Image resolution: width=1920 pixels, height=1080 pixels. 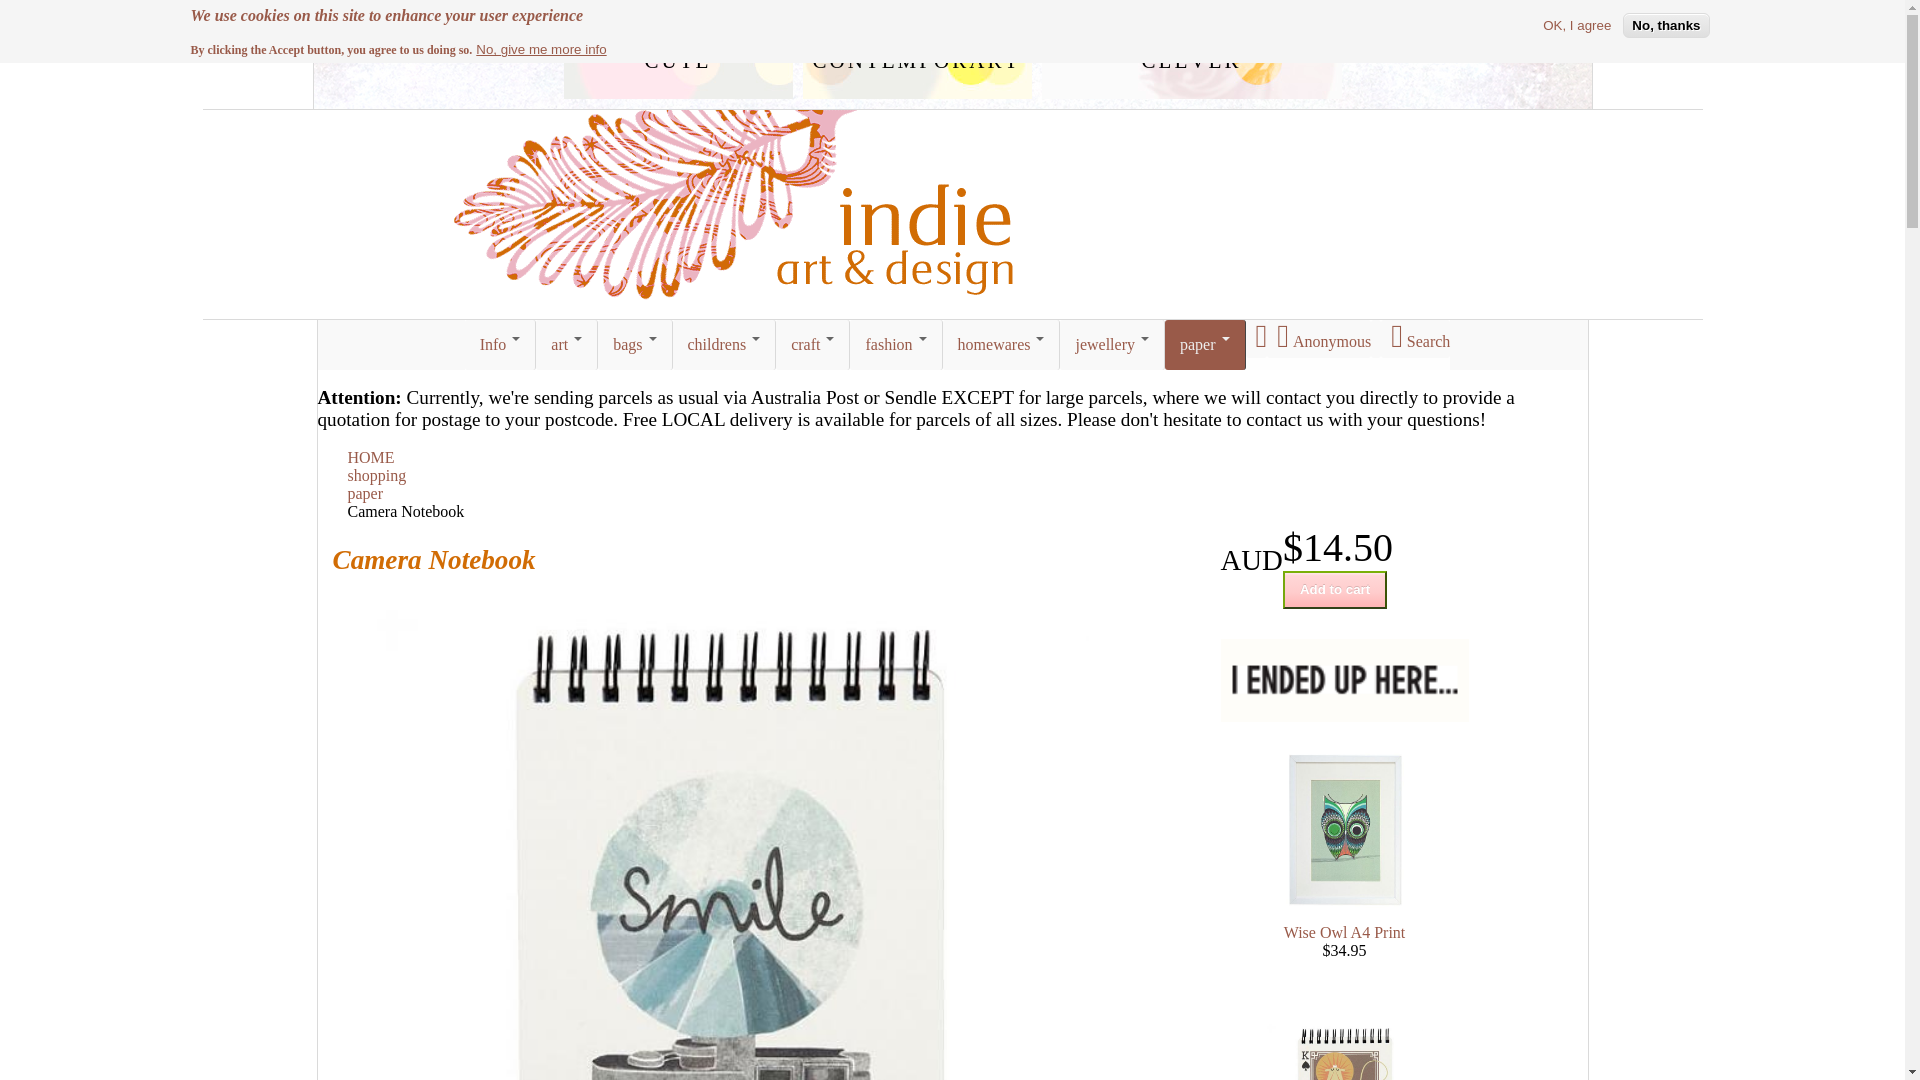 I want to click on 'craft', so click(x=812, y=343).